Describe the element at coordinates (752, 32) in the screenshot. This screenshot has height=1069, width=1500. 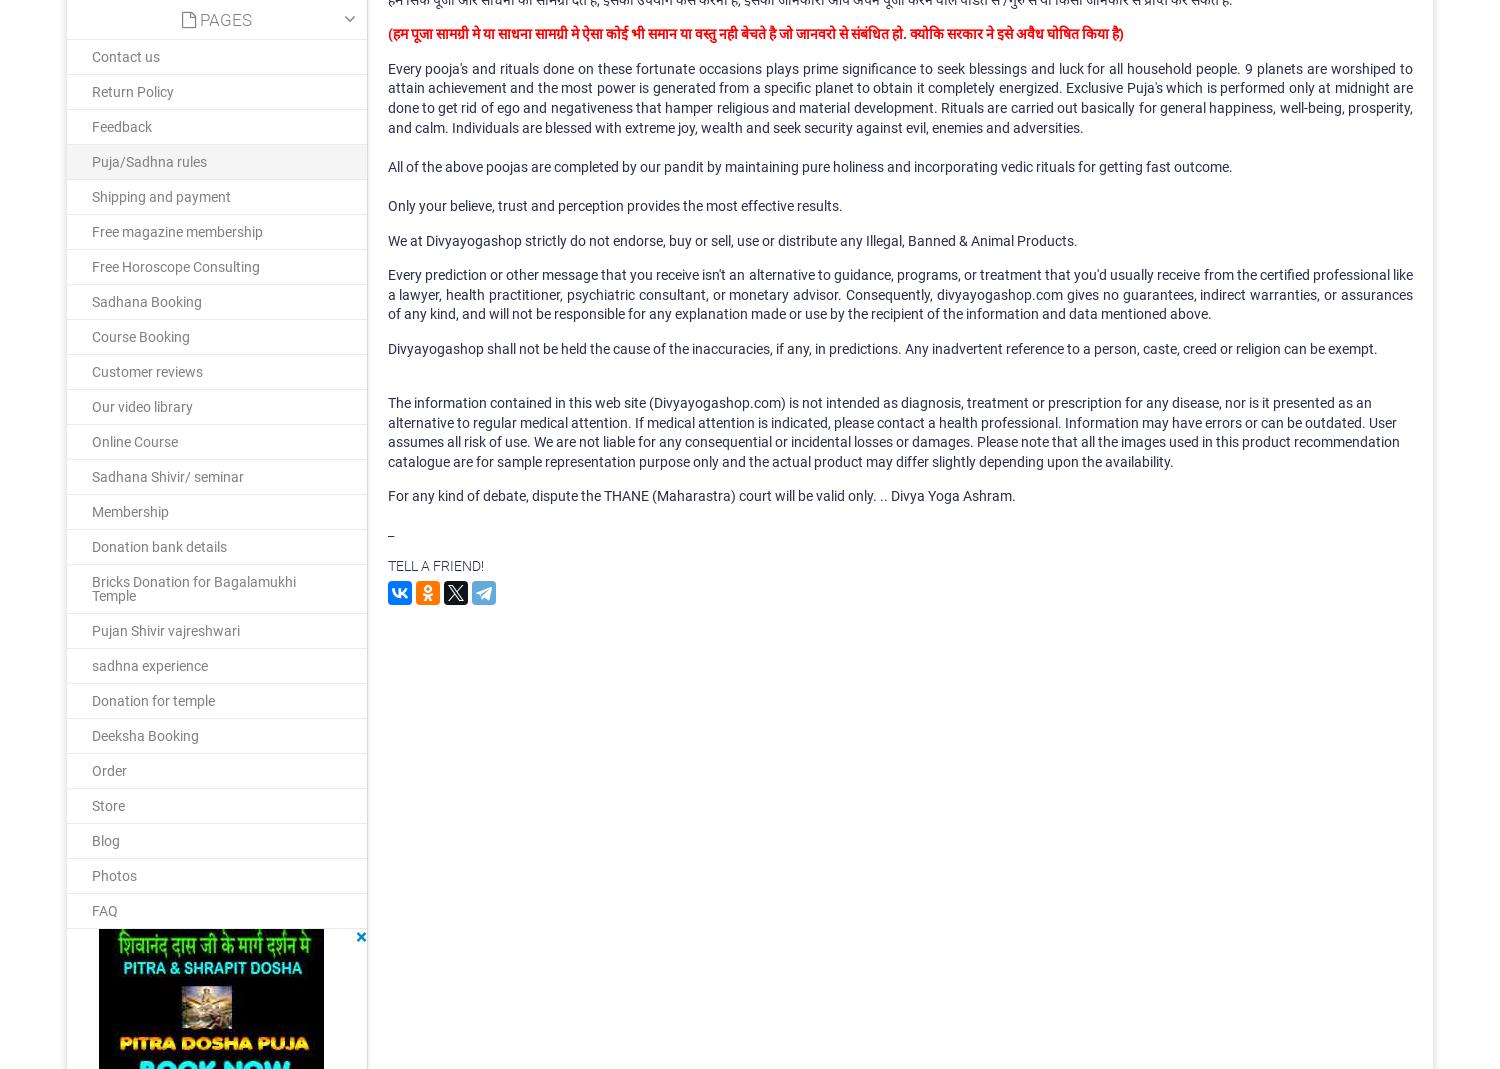
I see `'(हम पूजा सामग्री मे या साधना सामग्री मे ऐसा कोई भी समान या वस्तु नही बेचते है जो जानवरो से संबंधित हो. क्योकि सरकार ने इसे अवैध घोषित किया है'` at that location.